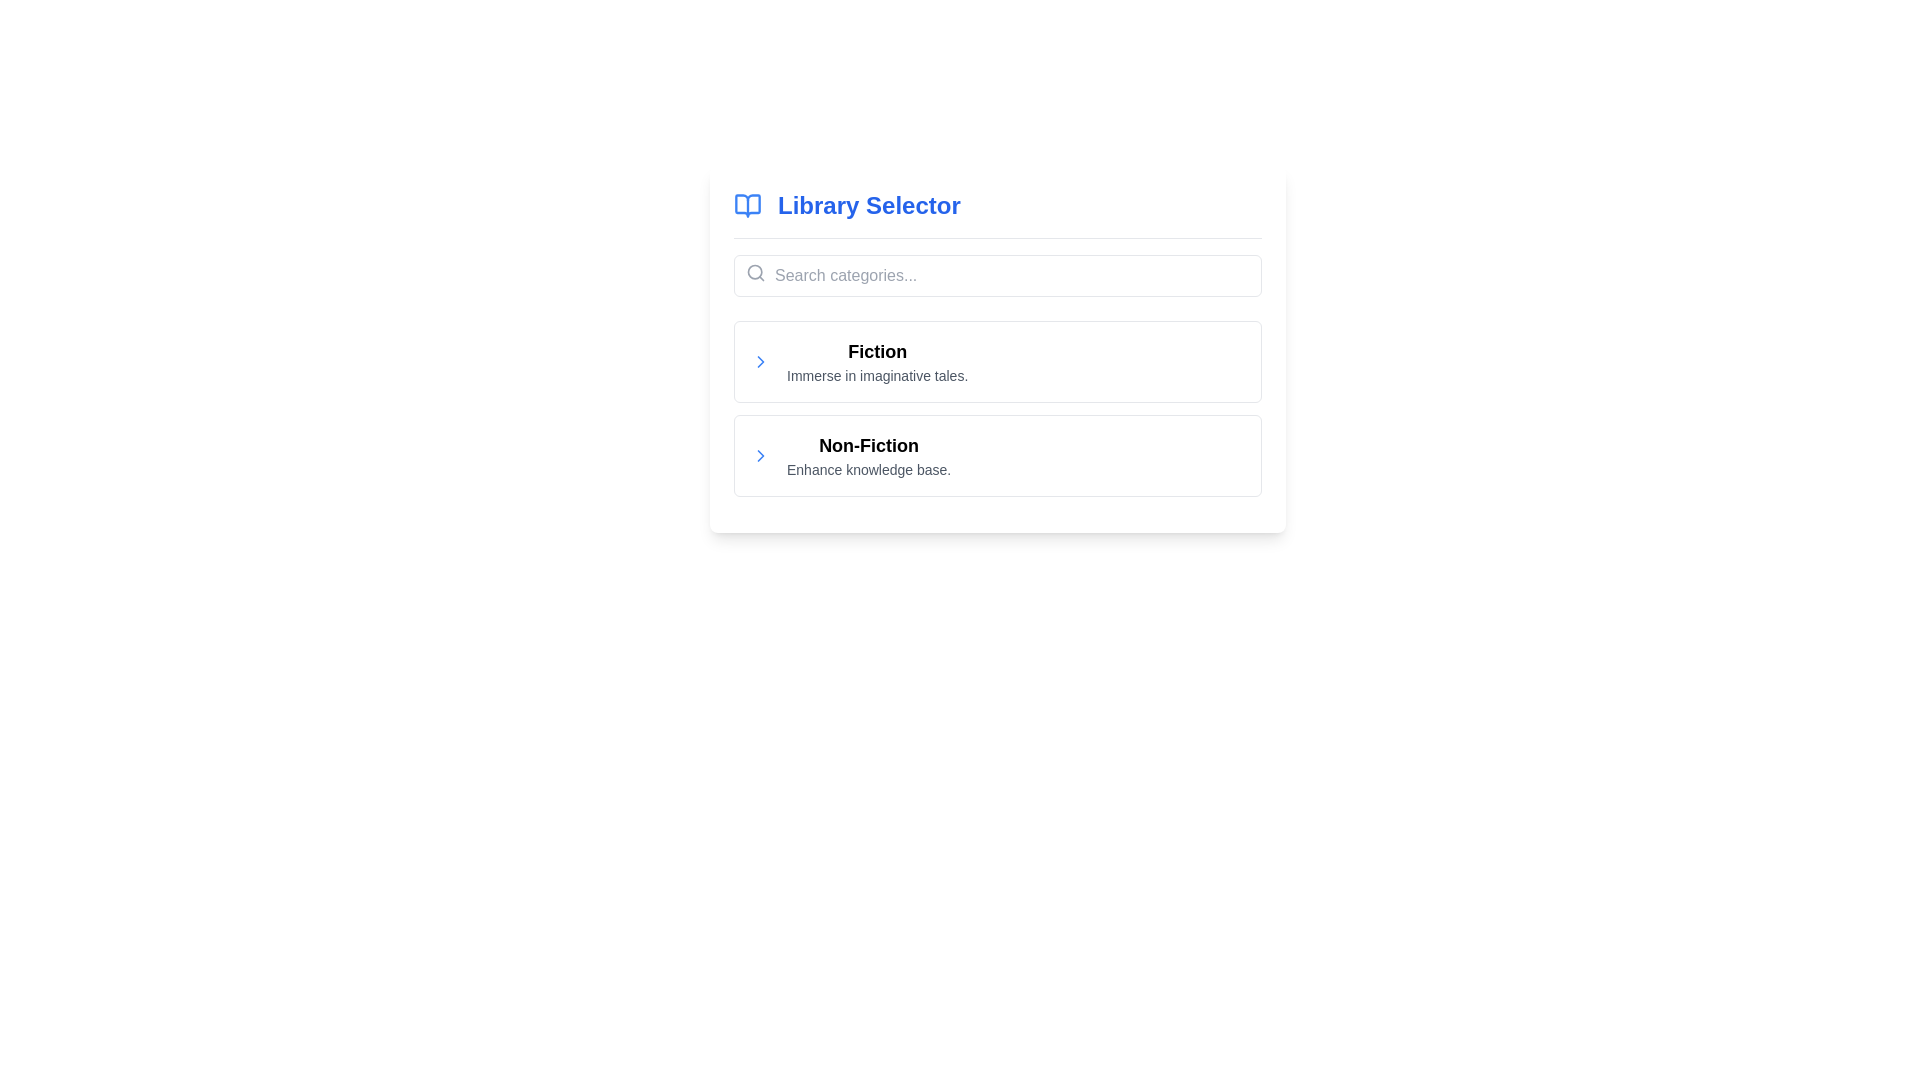 The image size is (1920, 1080). I want to click on the 'Fiction' section of the selectable list item, which is styled with a bold title and a descriptive line below it, so click(998, 407).